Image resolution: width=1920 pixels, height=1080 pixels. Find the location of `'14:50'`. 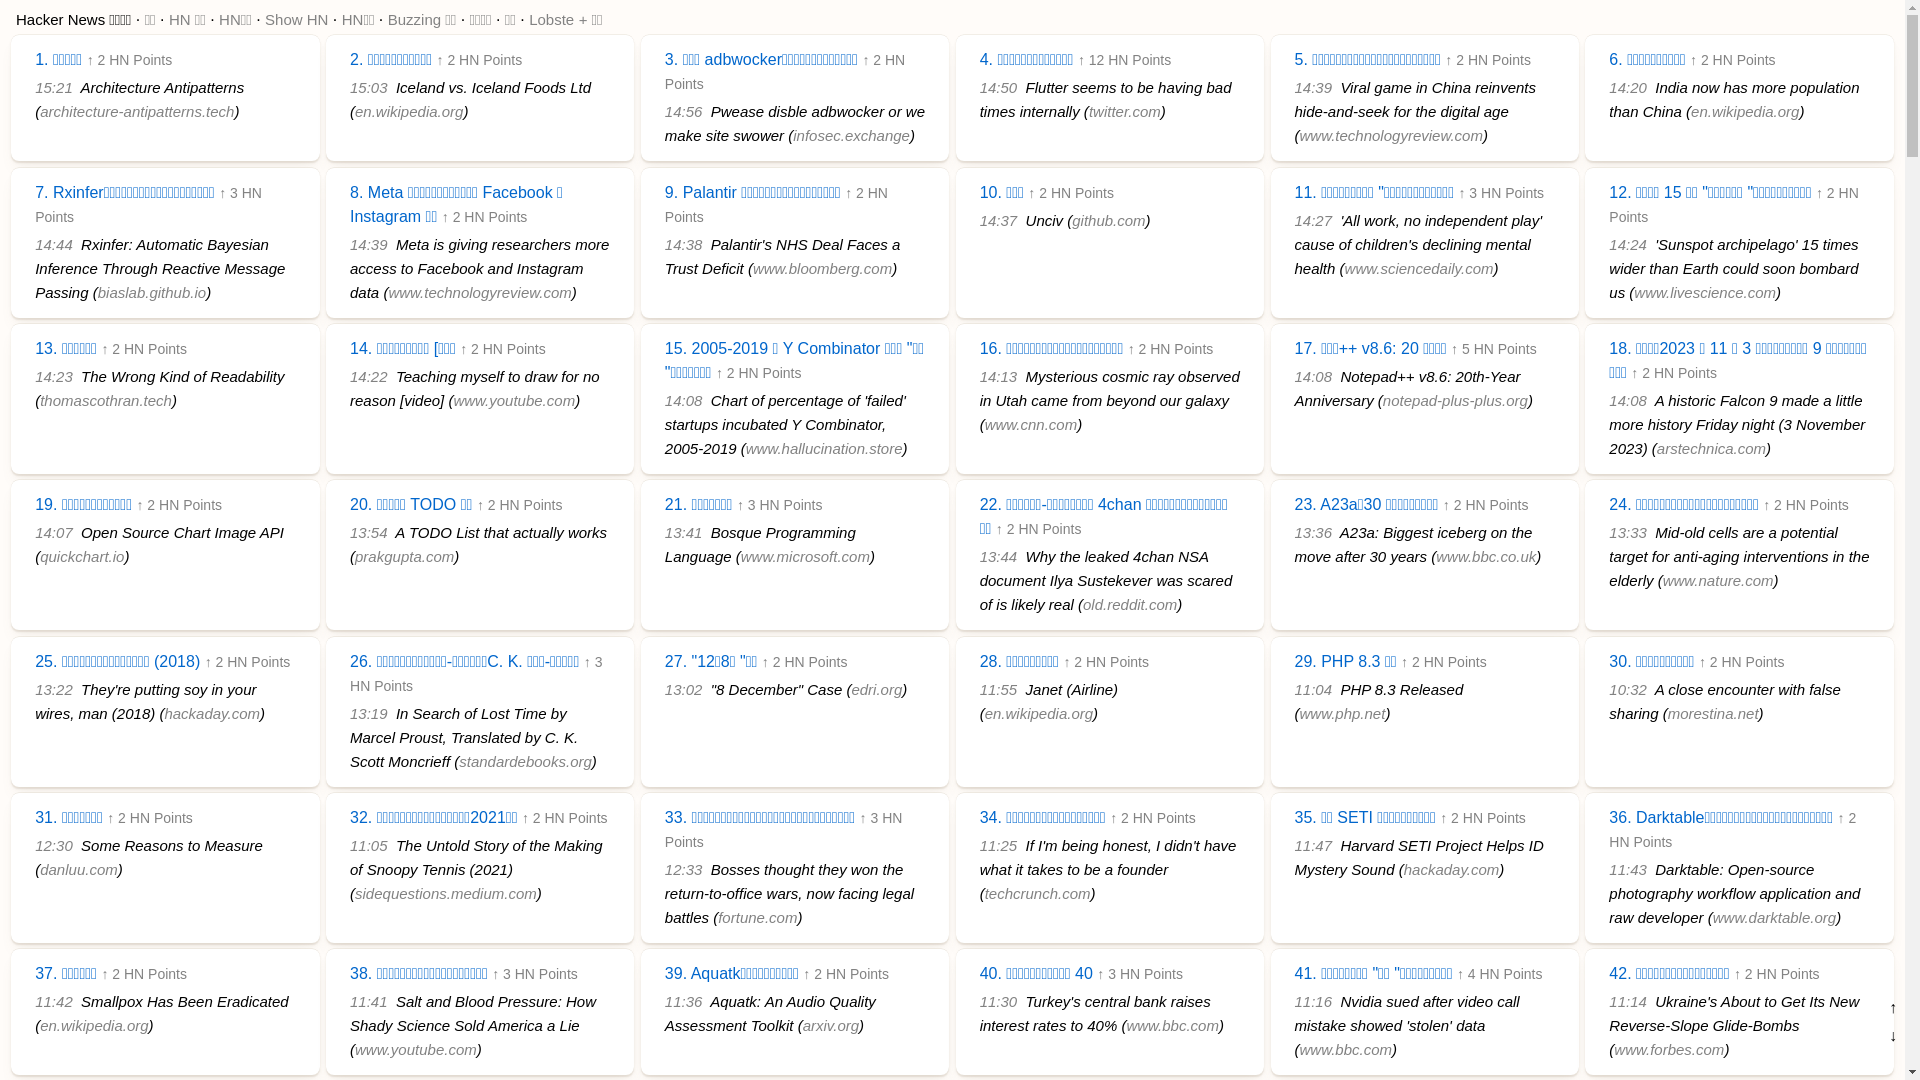

'14:50' is located at coordinates (979, 86).